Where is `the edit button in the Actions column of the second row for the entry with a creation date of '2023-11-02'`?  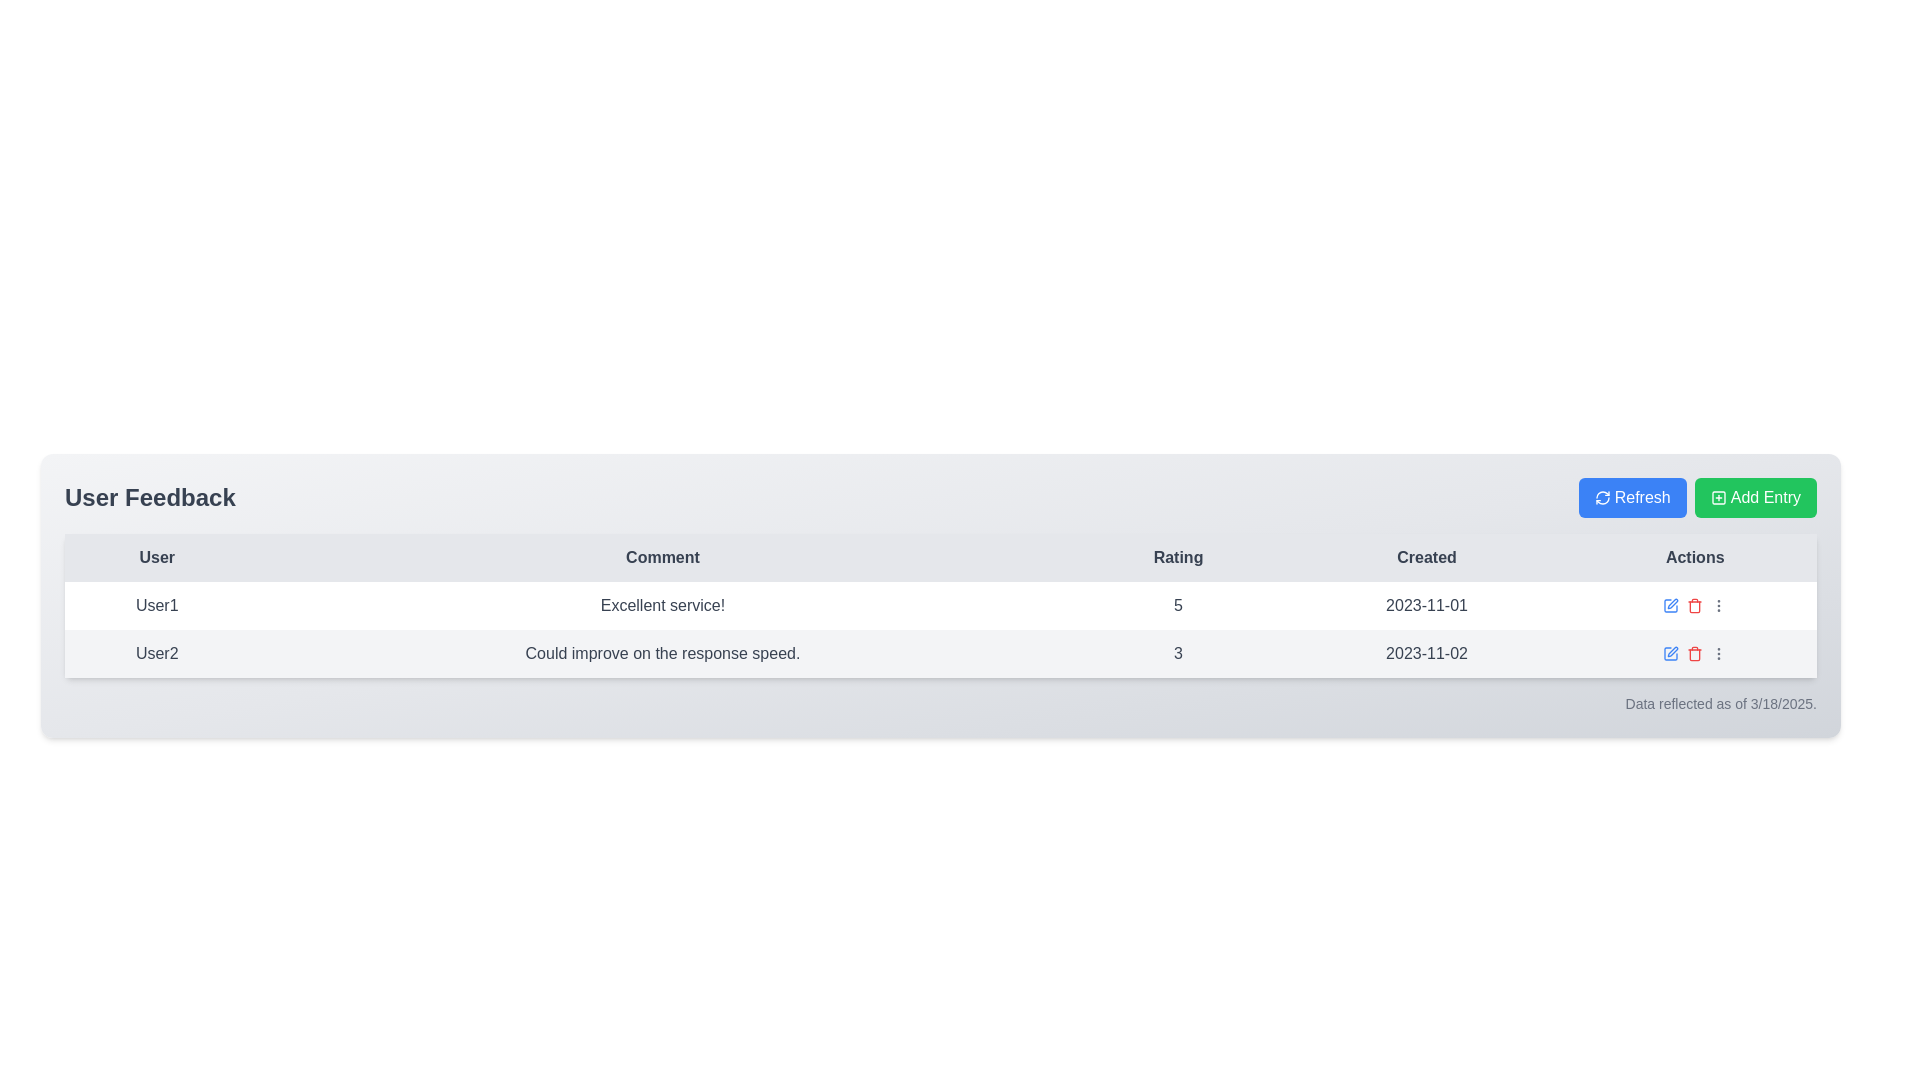 the edit button in the Actions column of the second row for the entry with a creation date of '2023-11-02' is located at coordinates (1673, 603).